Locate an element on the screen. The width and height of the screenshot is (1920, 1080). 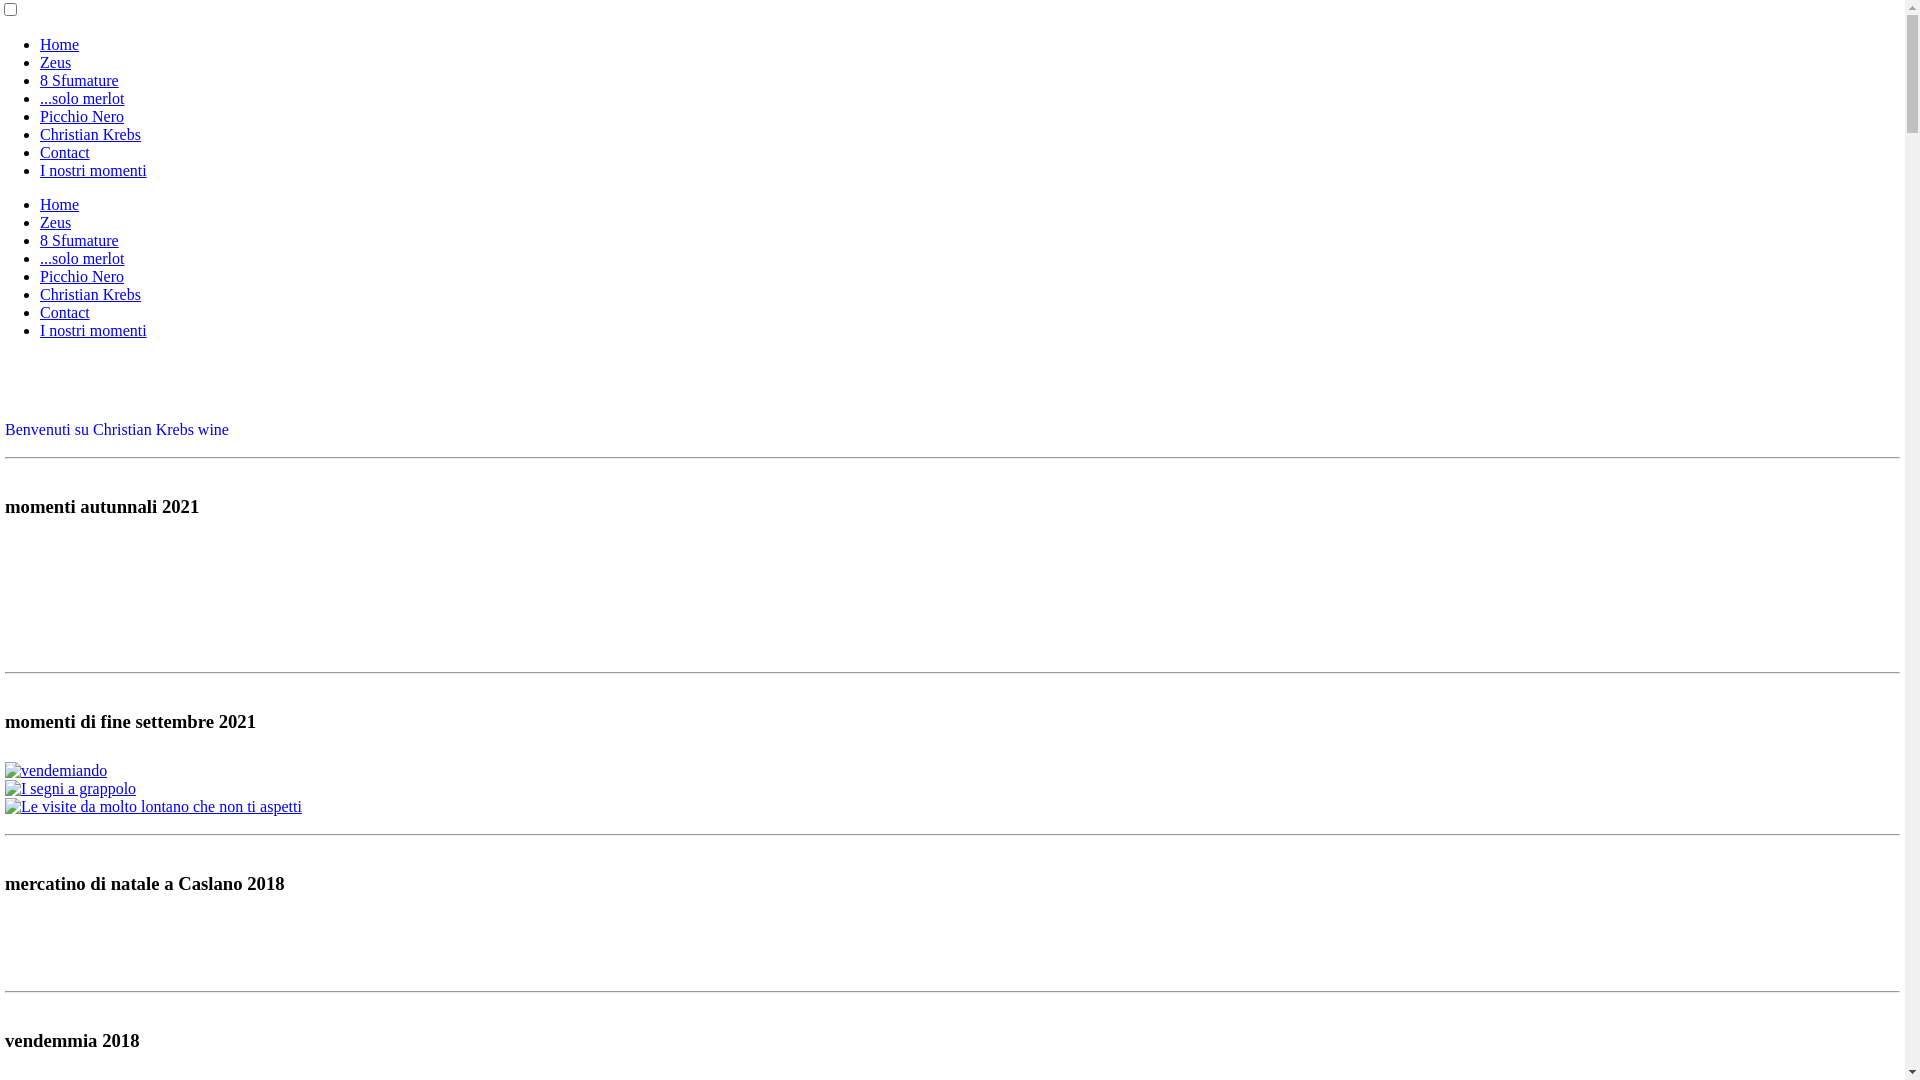
'Benvenuti su Christian Krebs wine' is located at coordinates (115, 428).